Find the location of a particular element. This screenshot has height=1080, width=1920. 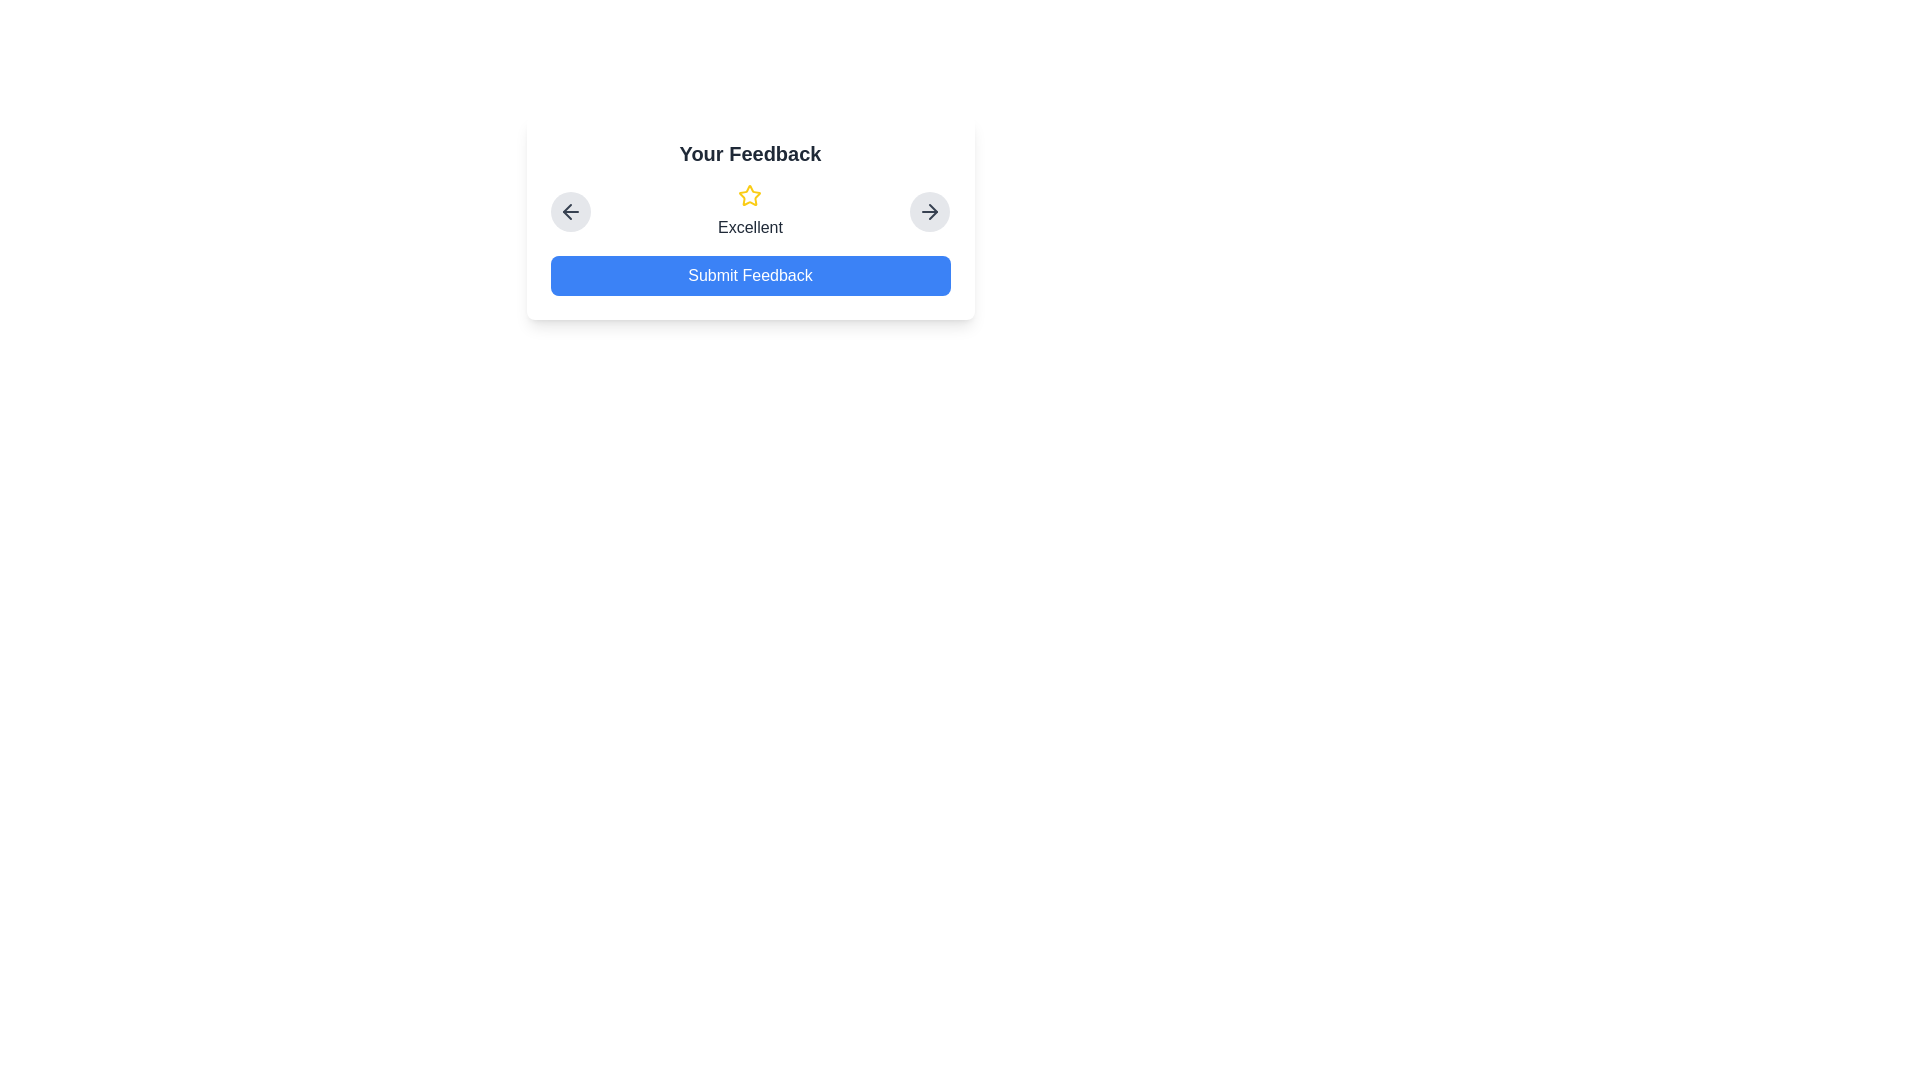

the text 'Excellent' of the Composite element consisting of a yellow star icon and descriptive text, which is centrally positioned in the feedback section is located at coordinates (749, 212).